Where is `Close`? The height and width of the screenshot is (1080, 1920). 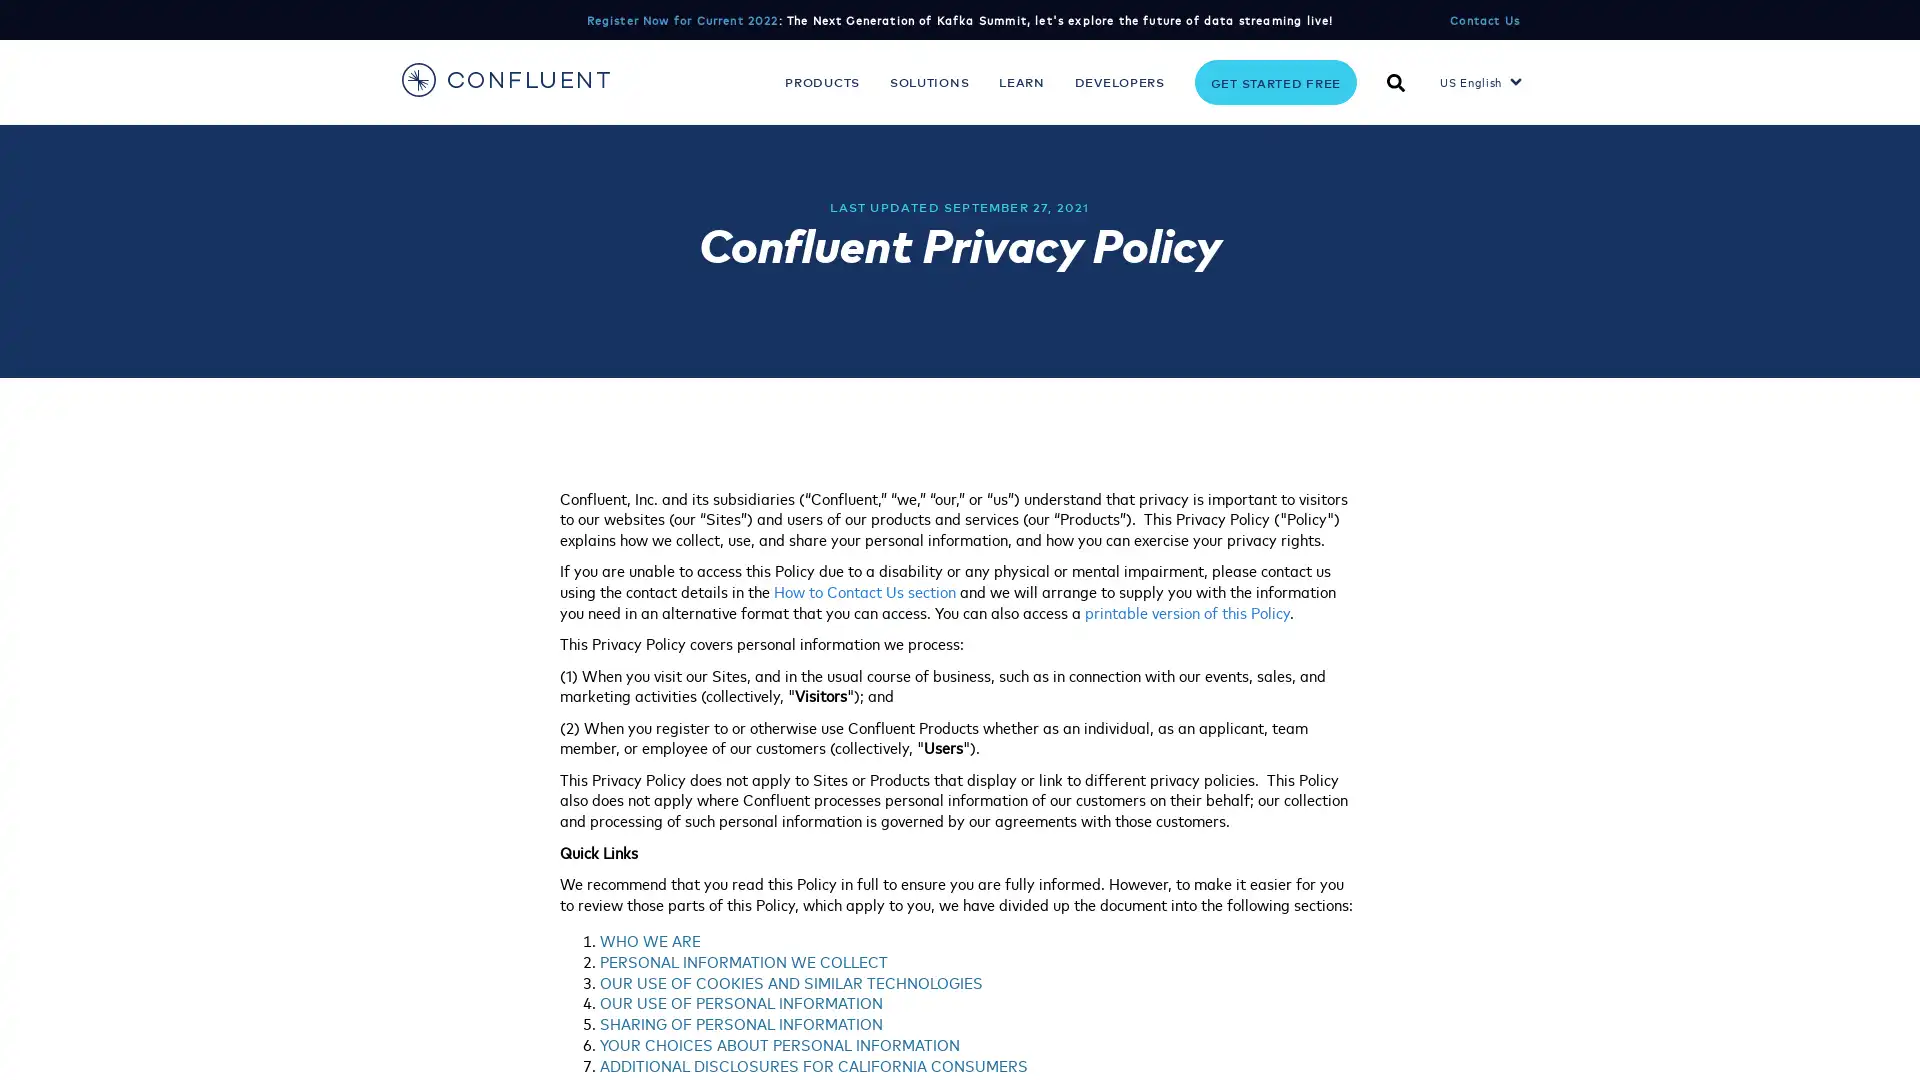 Close is located at coordinates (1886, 1034).